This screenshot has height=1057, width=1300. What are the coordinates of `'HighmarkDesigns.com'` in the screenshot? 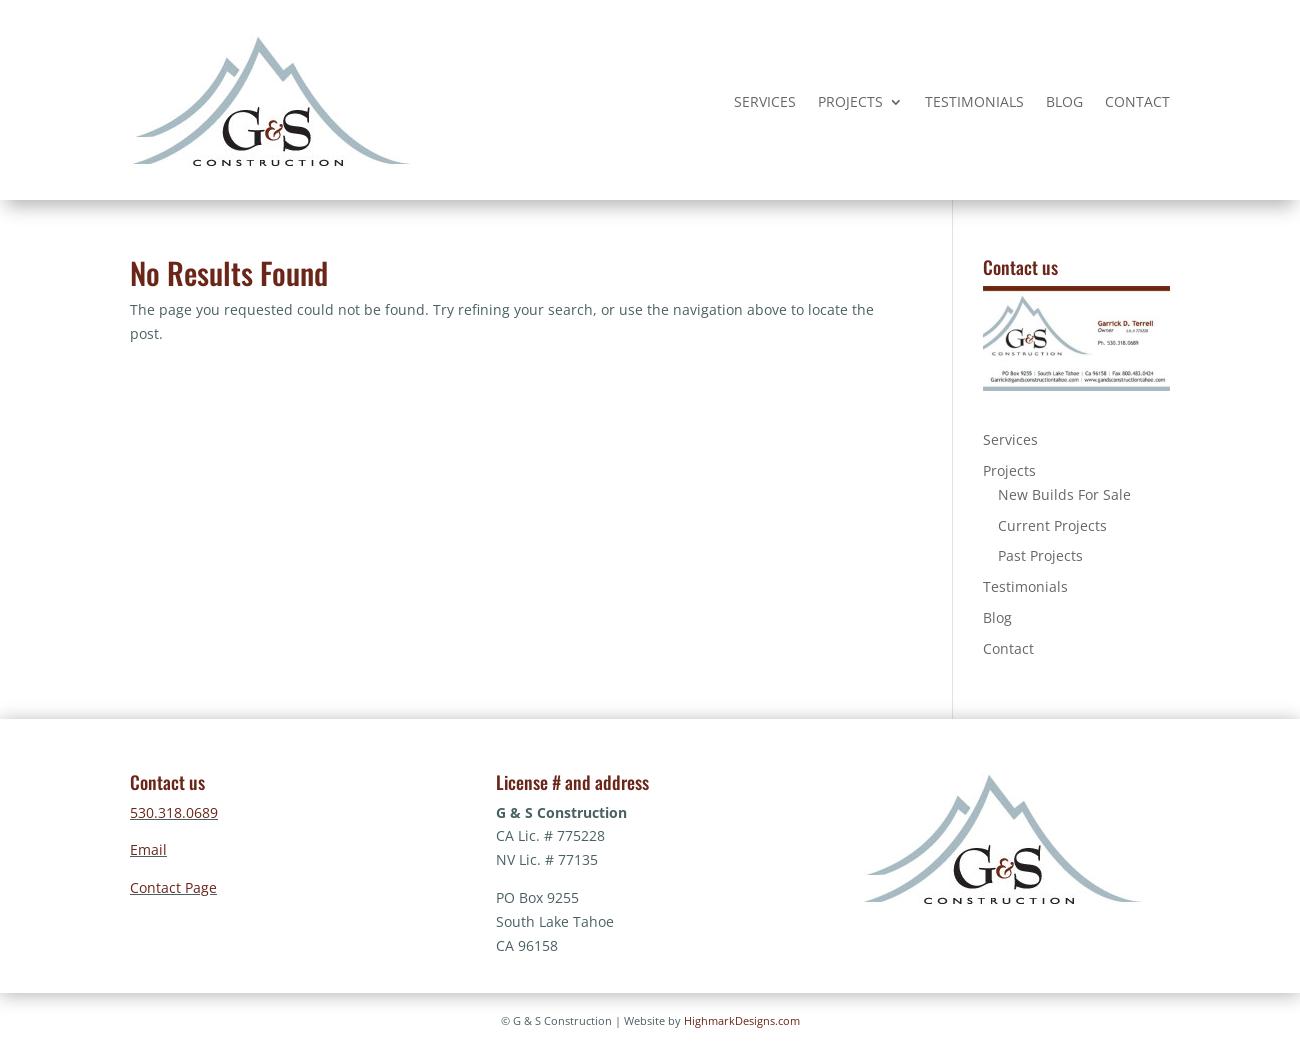 It's located at (740, 1019).